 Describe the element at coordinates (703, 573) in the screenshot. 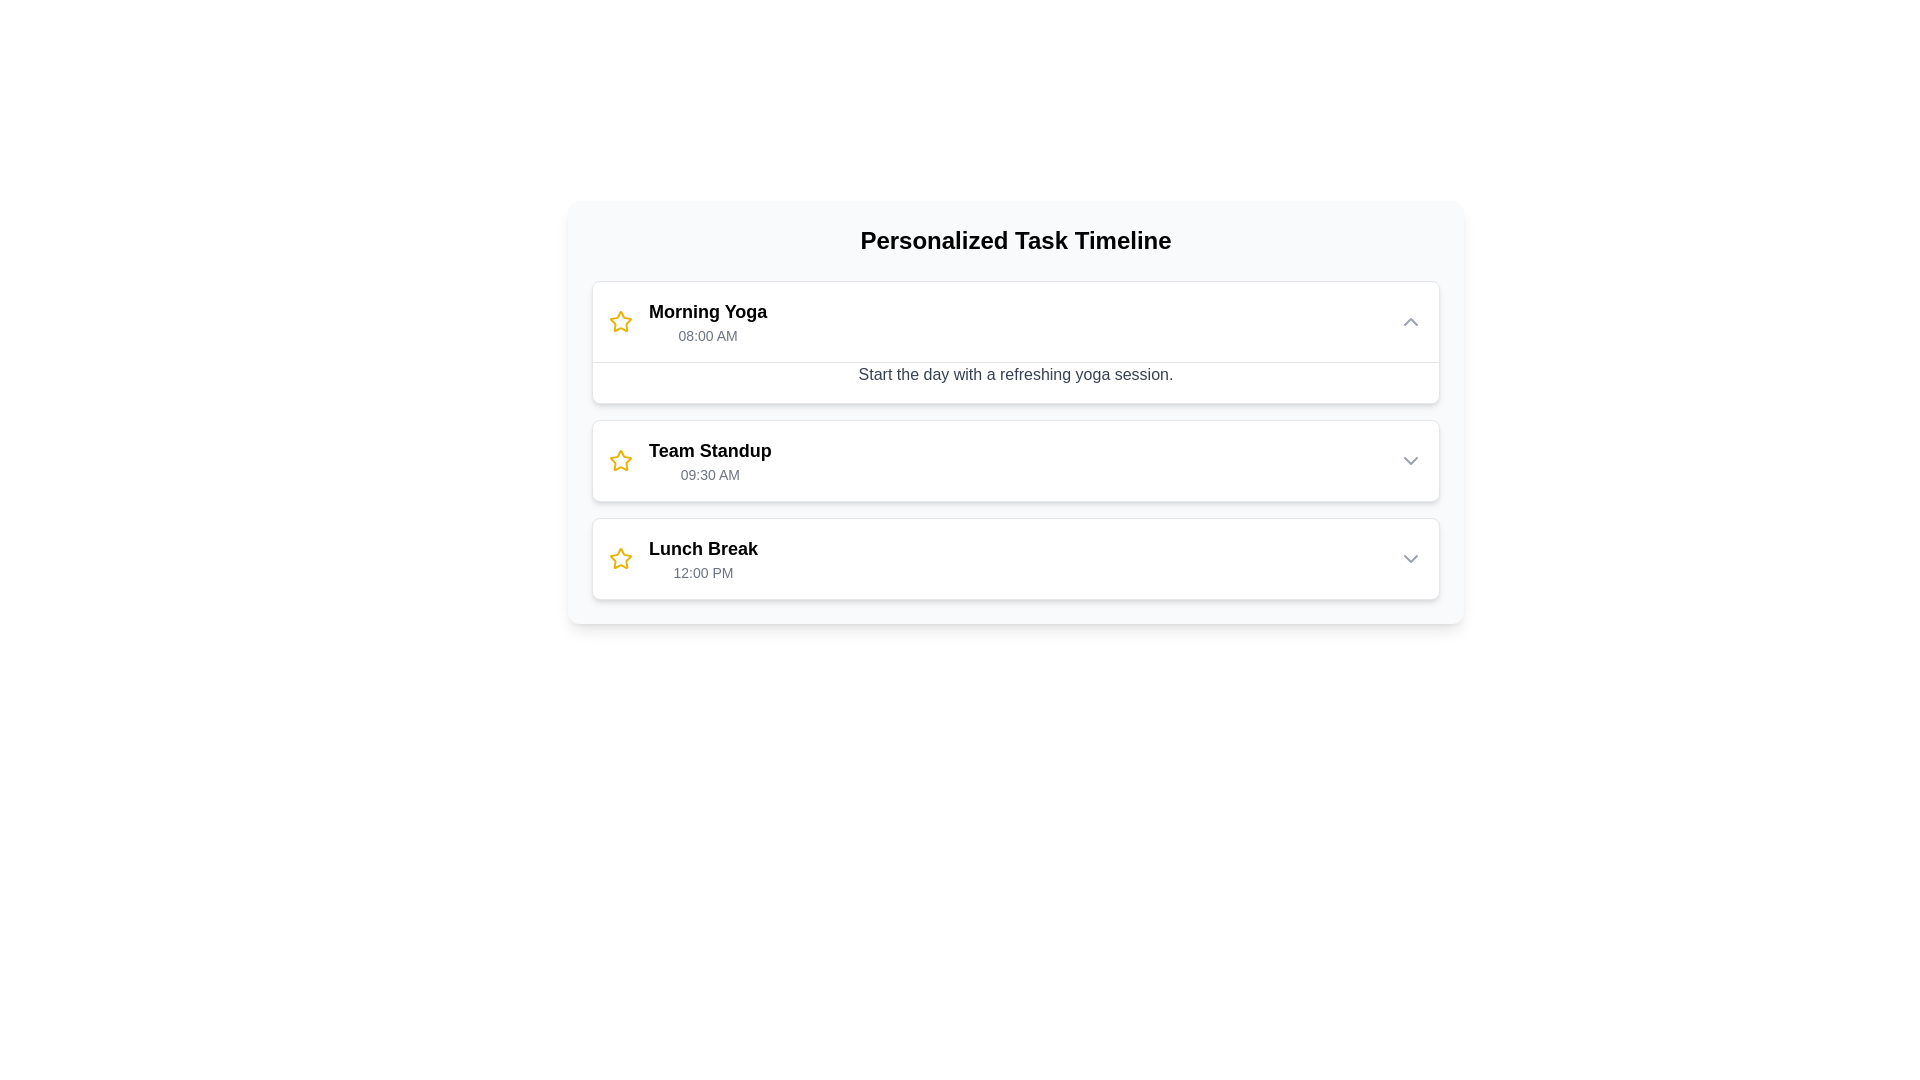

I see `time displayed in the text element showing '12:00 PM', located in the third task card under 'Personalized Task Timeline', below 'Lunch Break'` at that location.